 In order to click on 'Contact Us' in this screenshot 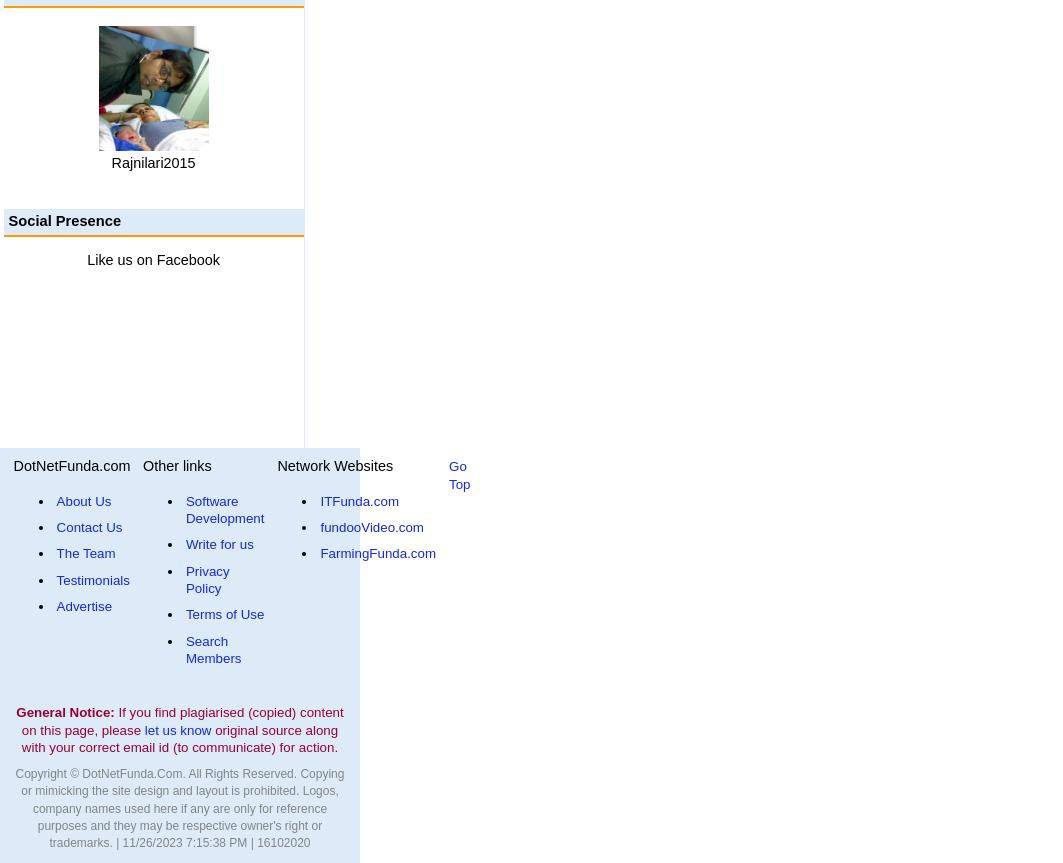, I will do `click(88, 527)`.